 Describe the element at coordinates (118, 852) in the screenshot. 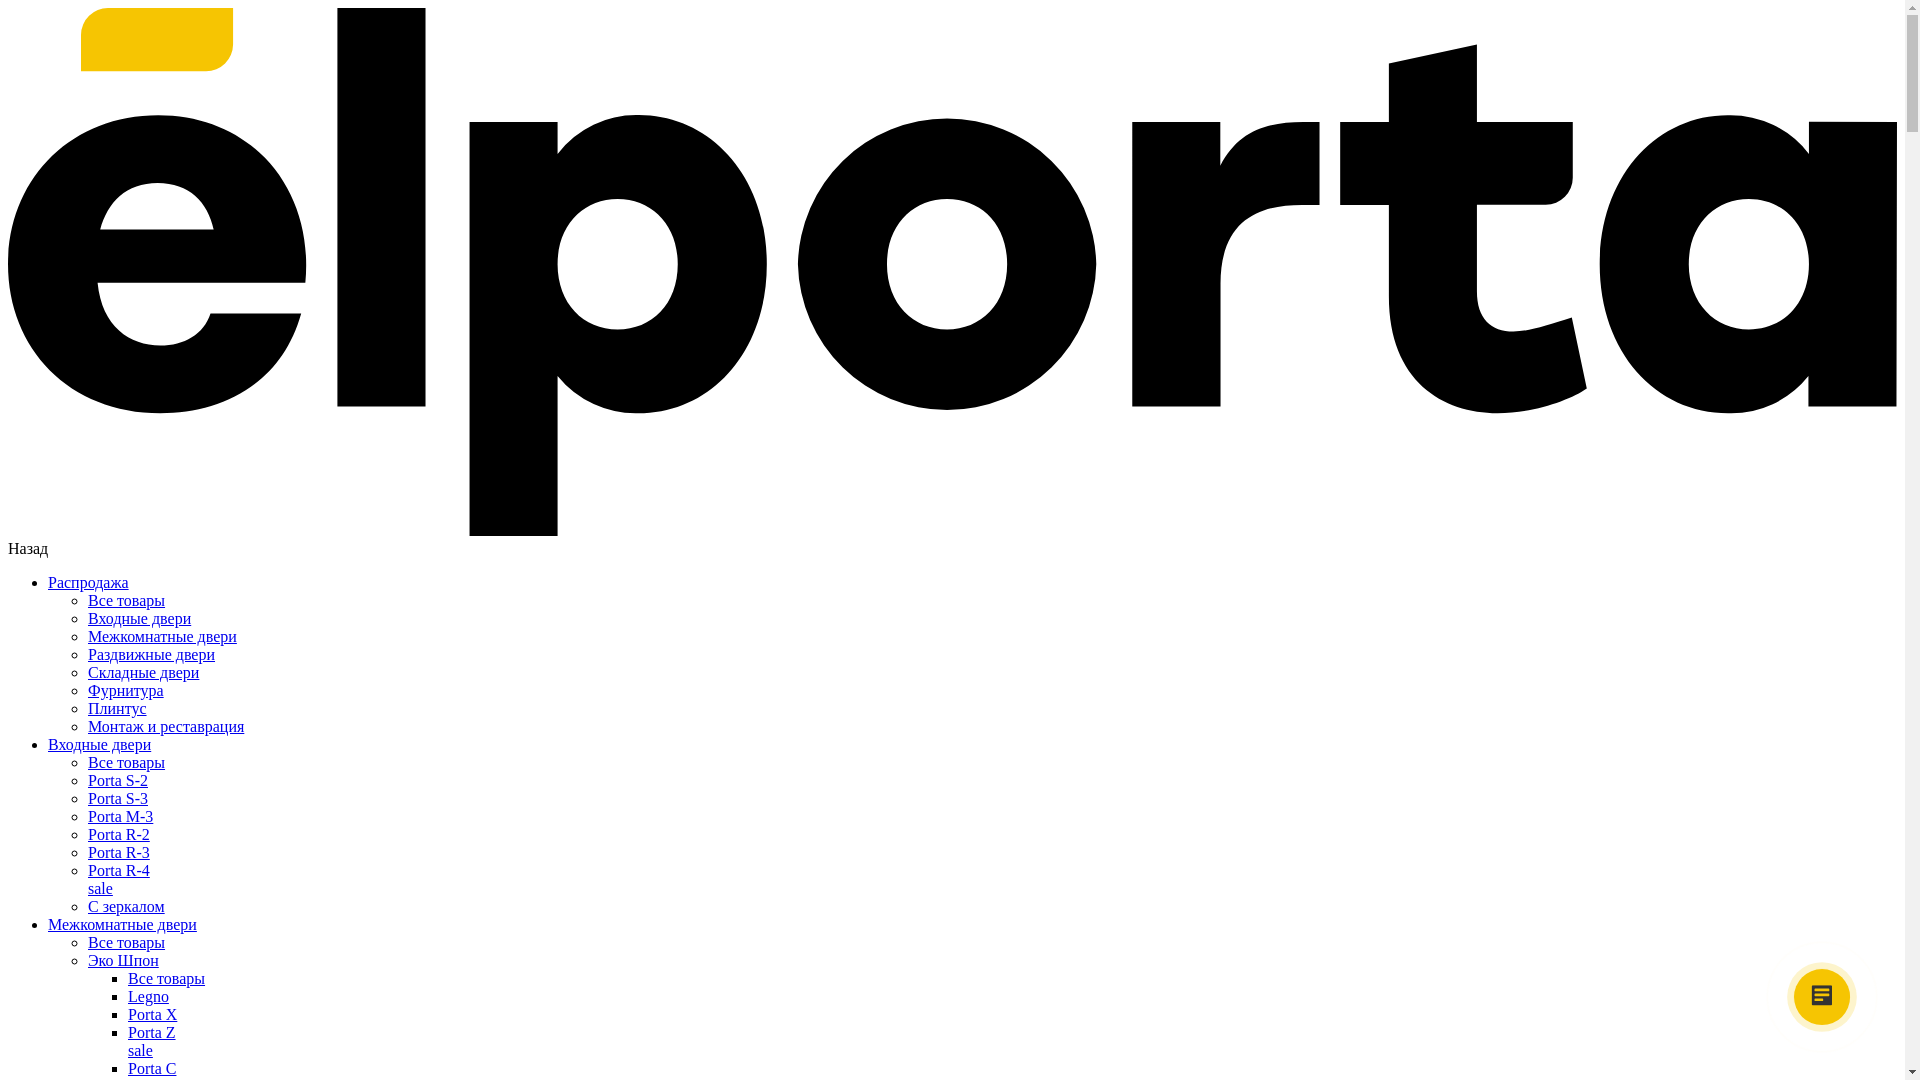

I see `'Porta R-3'` at that location.